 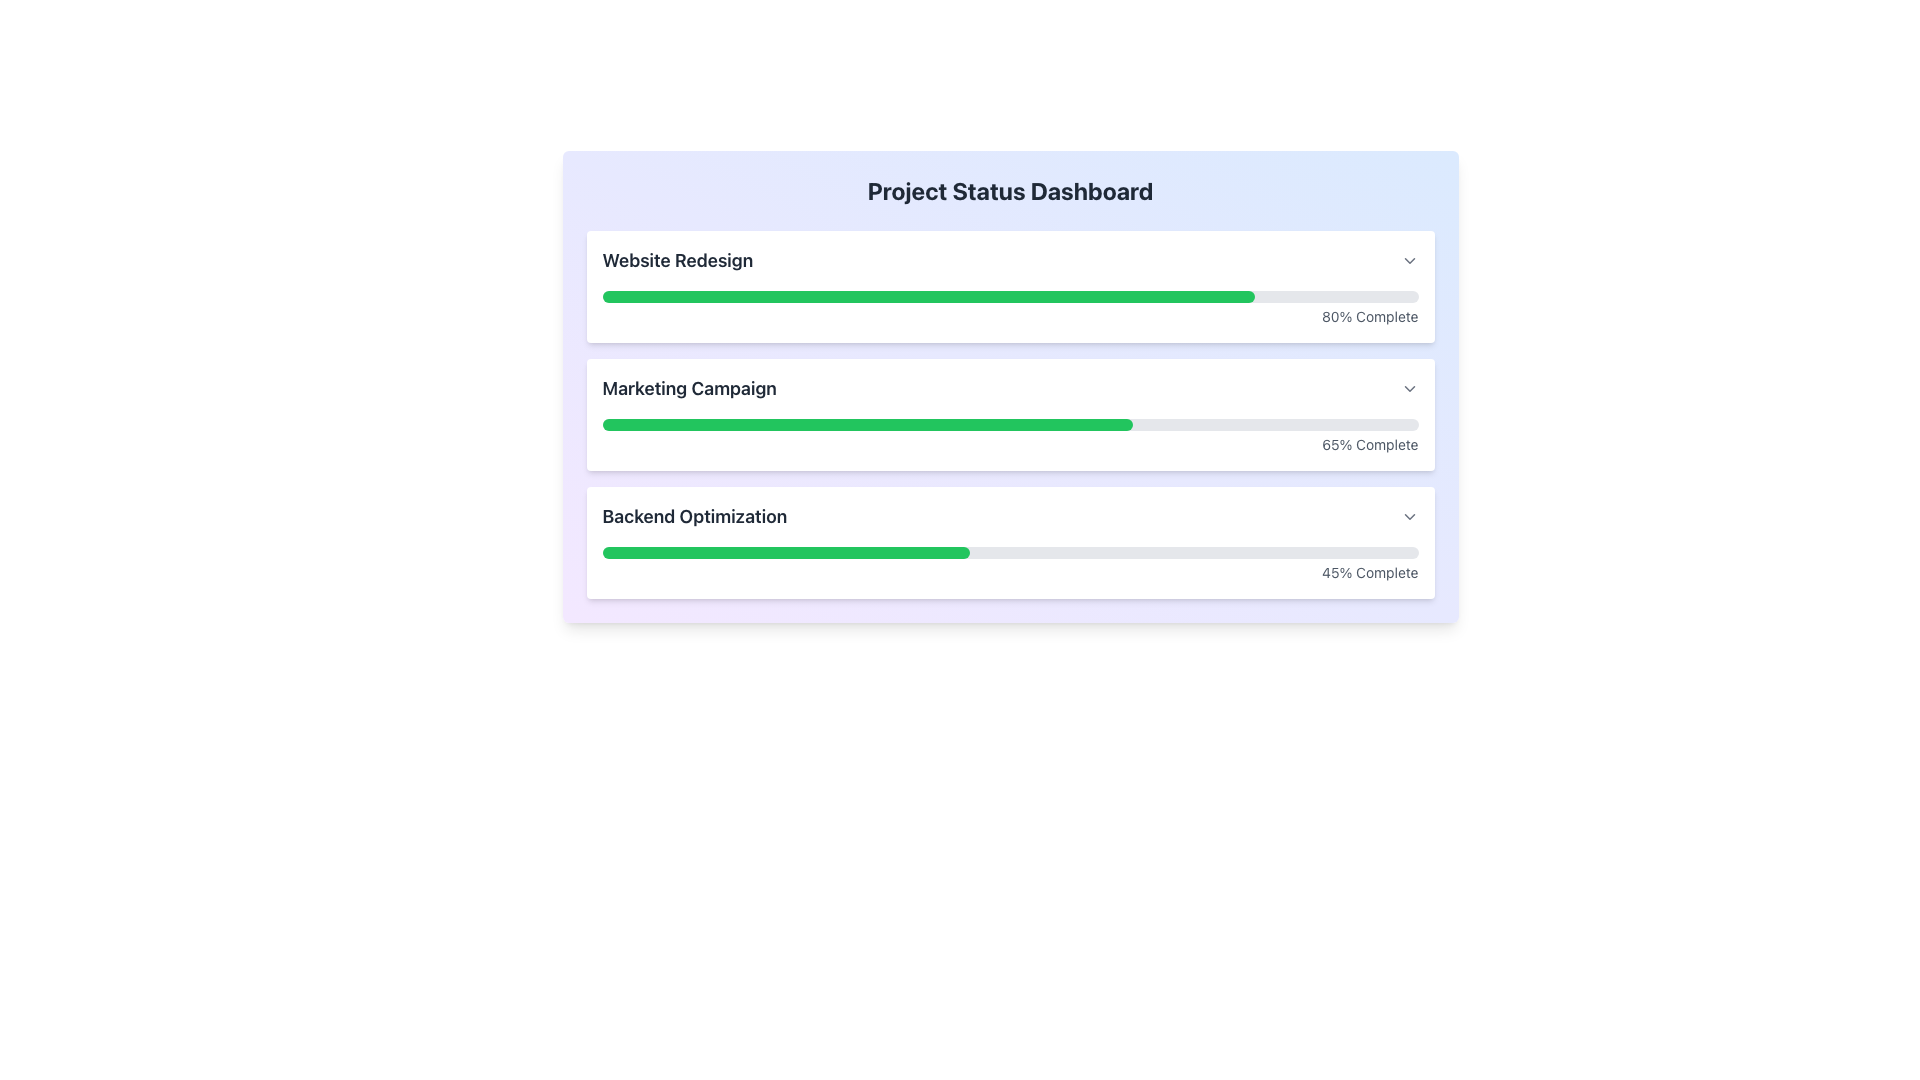 I want to click on the Card element displaying the progress of the 'Backend Optimization' task, which is the third card in the vertical list of cards, so click(x=1010, y=543).